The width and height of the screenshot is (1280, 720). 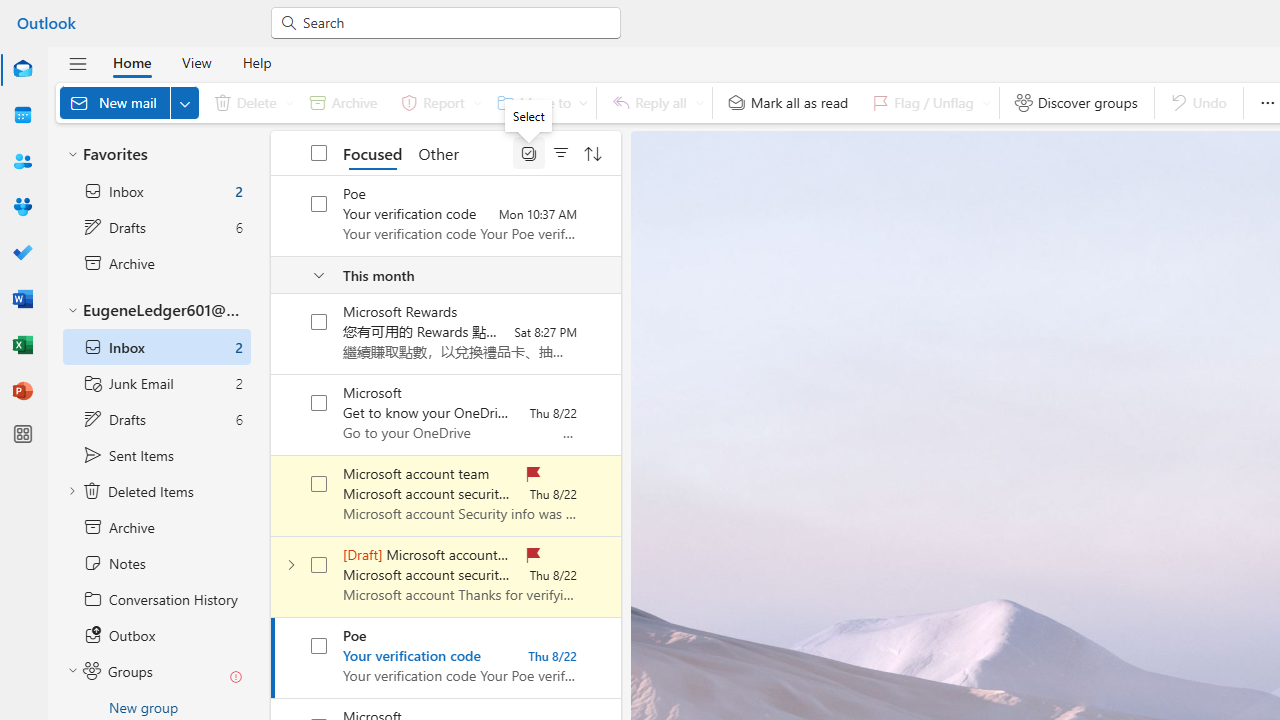 What do you see at coordinates (290, 564) in the screenshot?
I see `'Expand conversation'` at bounding box center [290, 564].